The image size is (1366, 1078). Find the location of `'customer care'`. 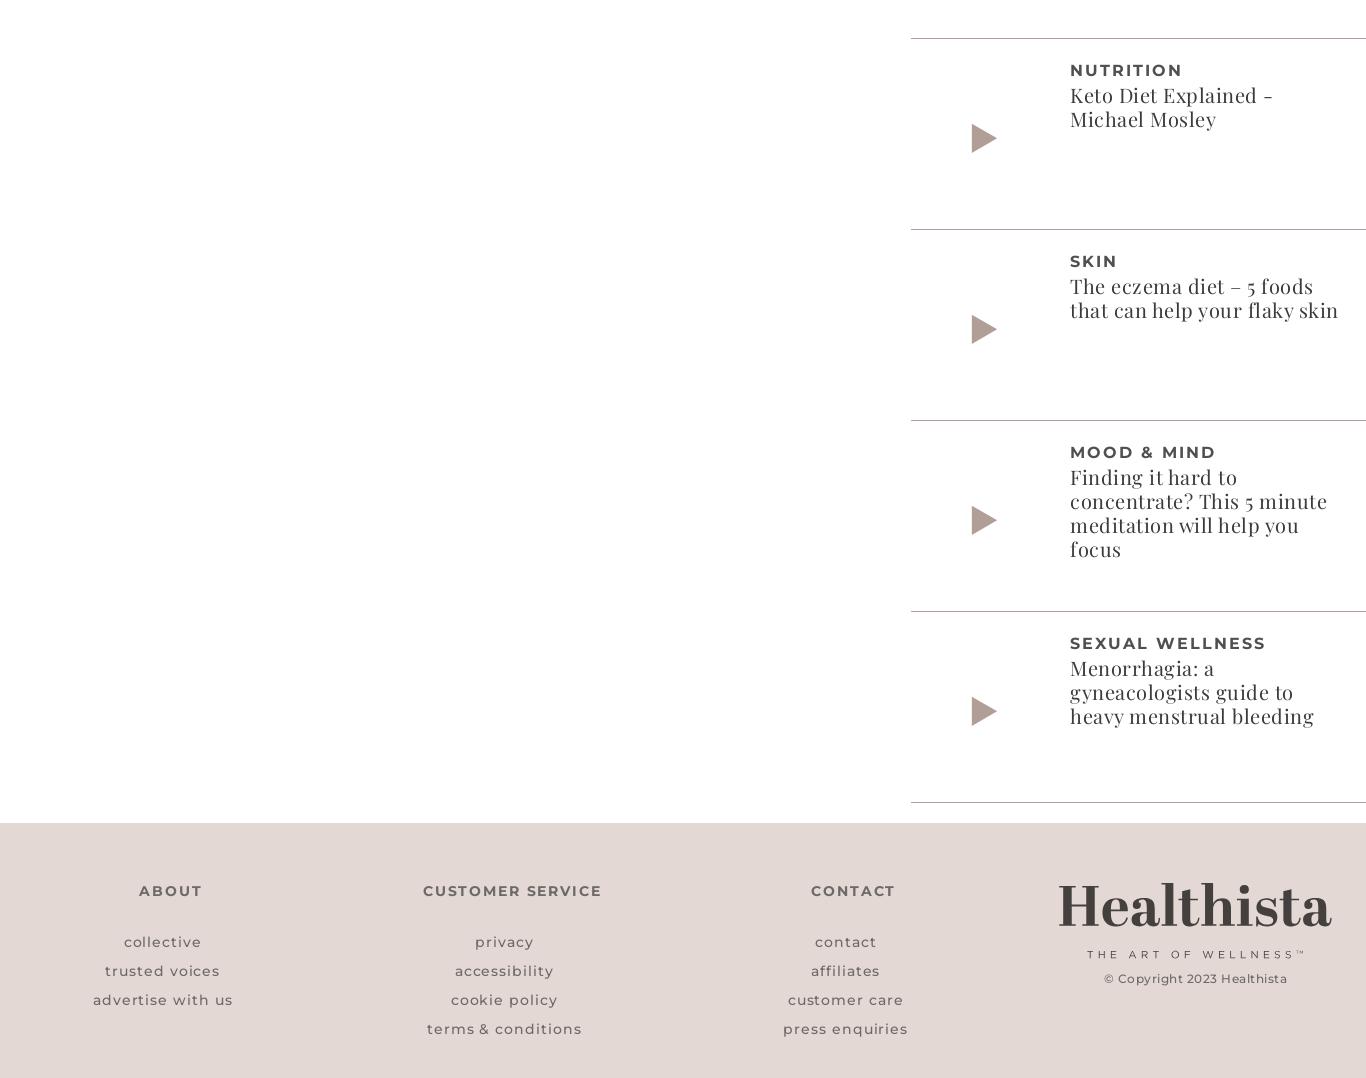

'customer care' is located at coordinates (844, 998).